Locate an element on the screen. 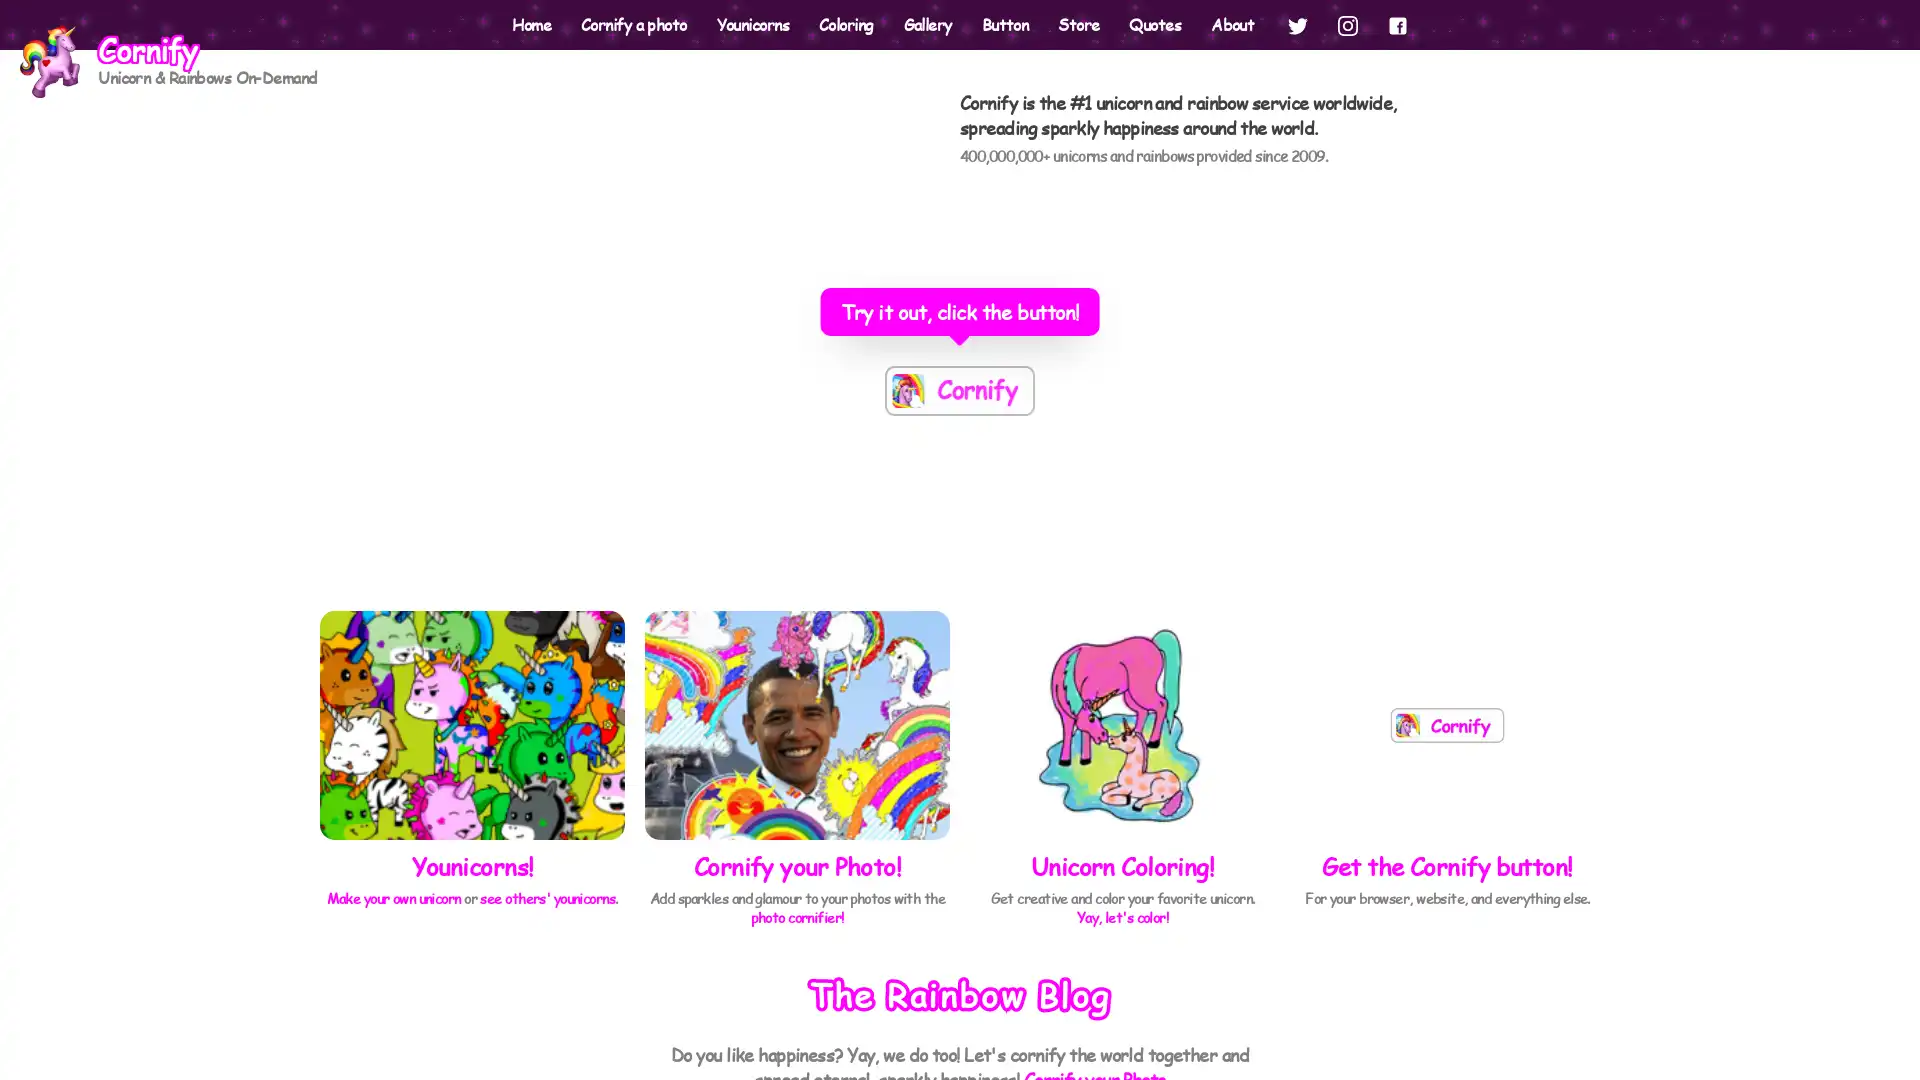 The height and width of the screenshot is (1080, 1920). The most powerful button on the Internets is located at coordinates (960, 390).